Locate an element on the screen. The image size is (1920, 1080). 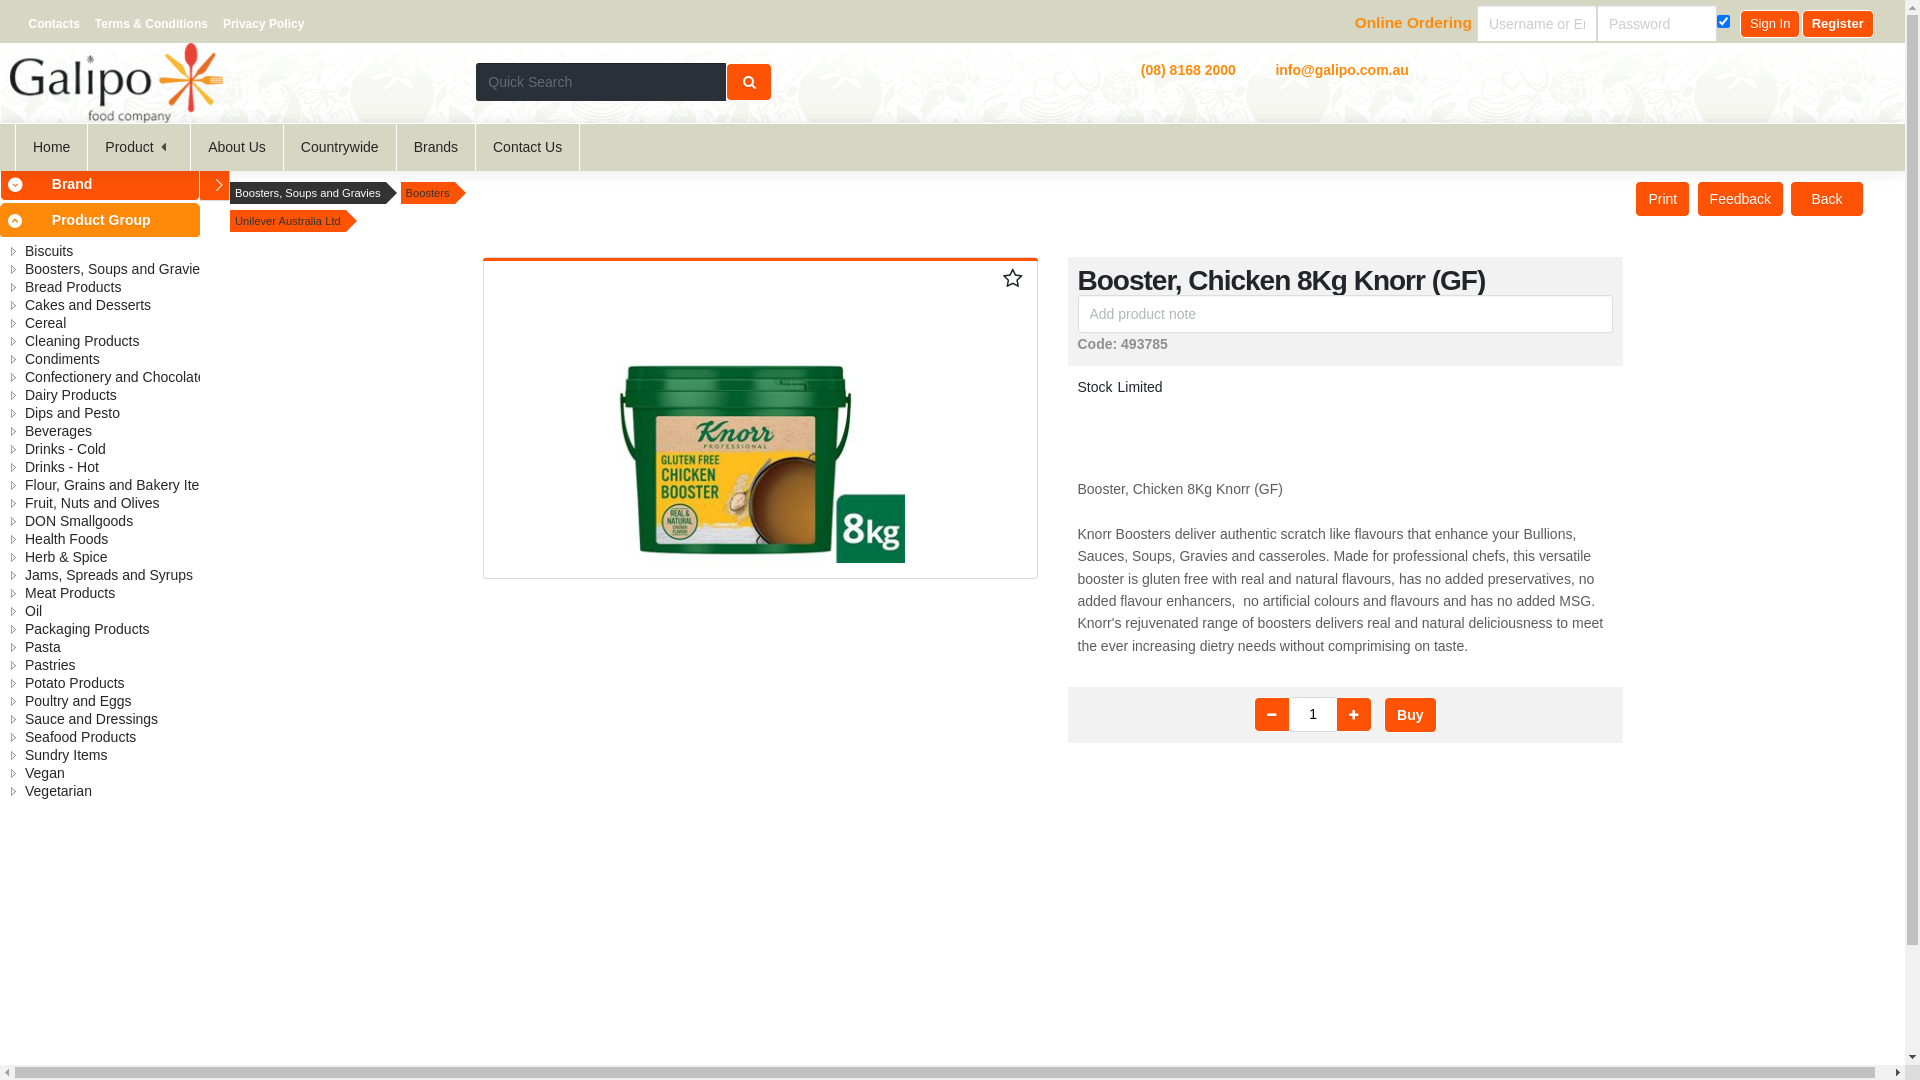
'Confectionery and Chocolate' is located at coordinates (114, 377).